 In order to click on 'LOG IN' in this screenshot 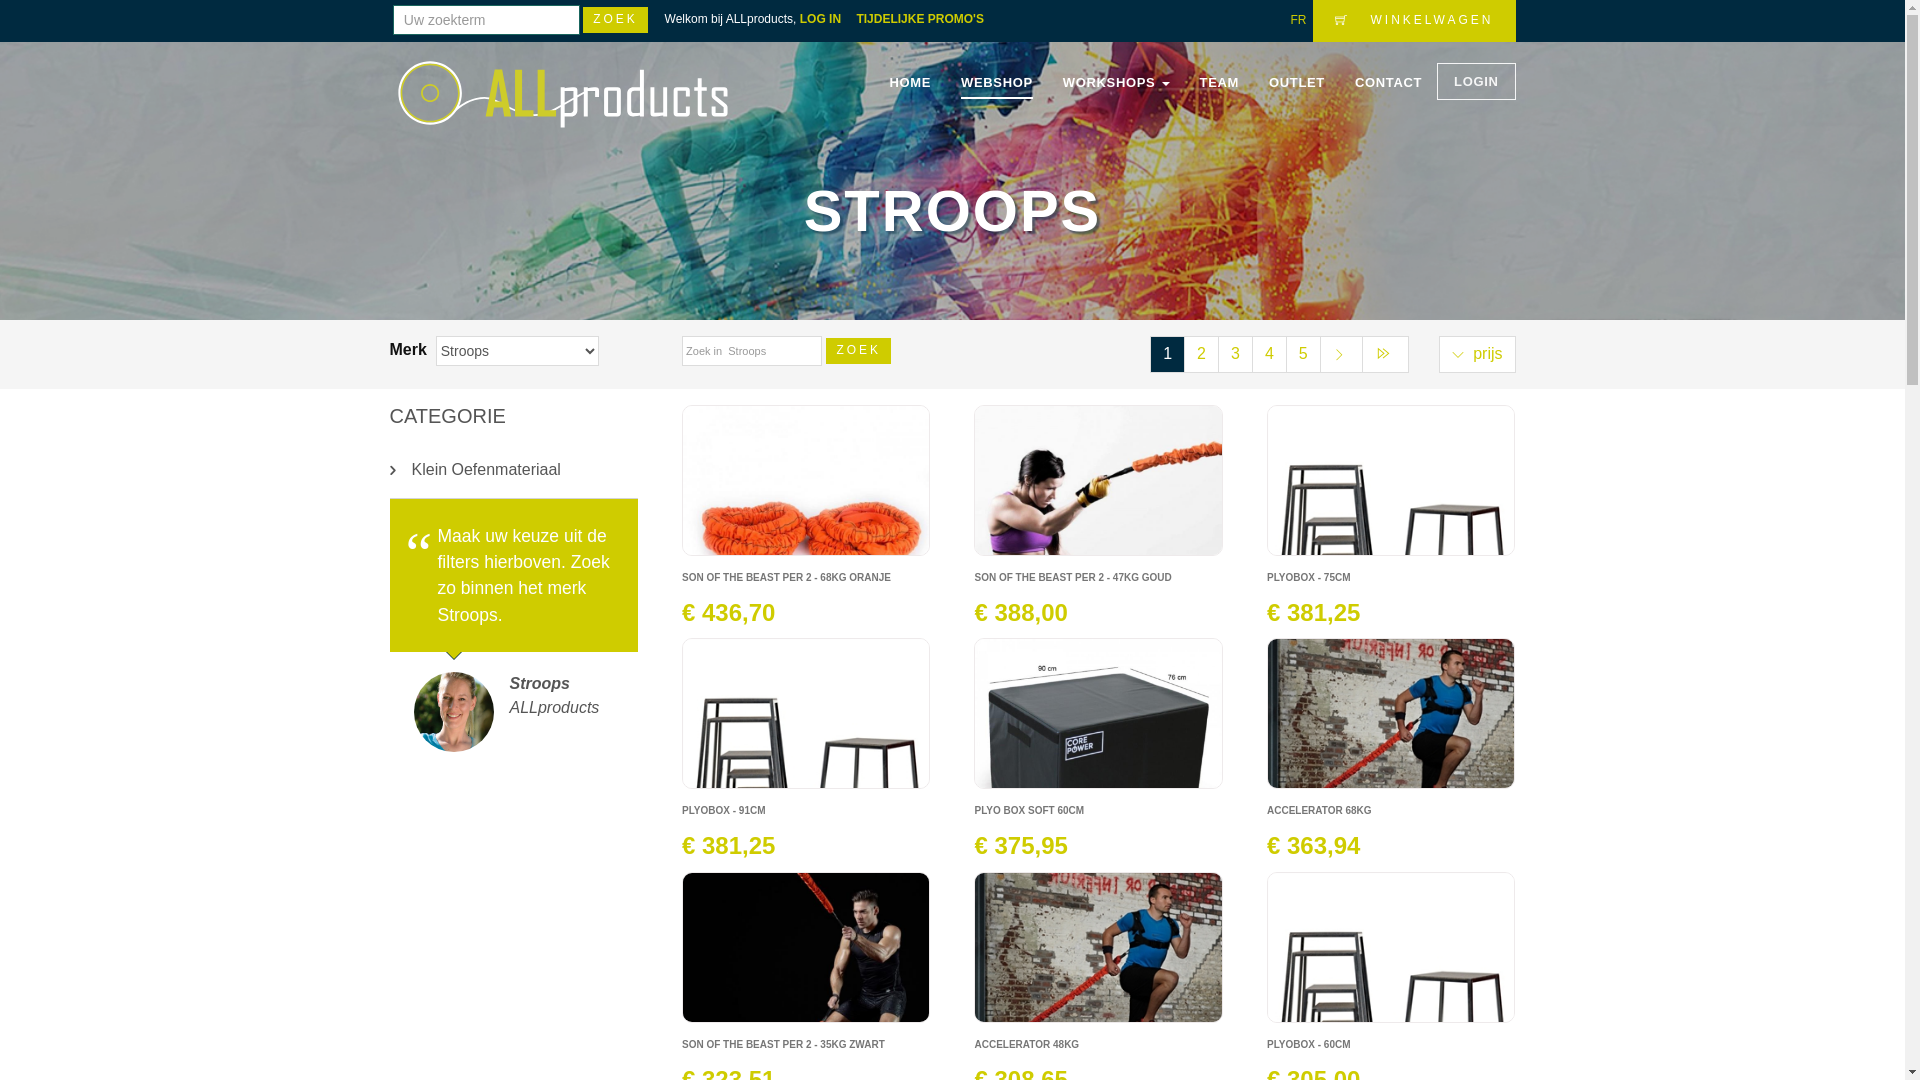, I will do `click(826, 19)`.